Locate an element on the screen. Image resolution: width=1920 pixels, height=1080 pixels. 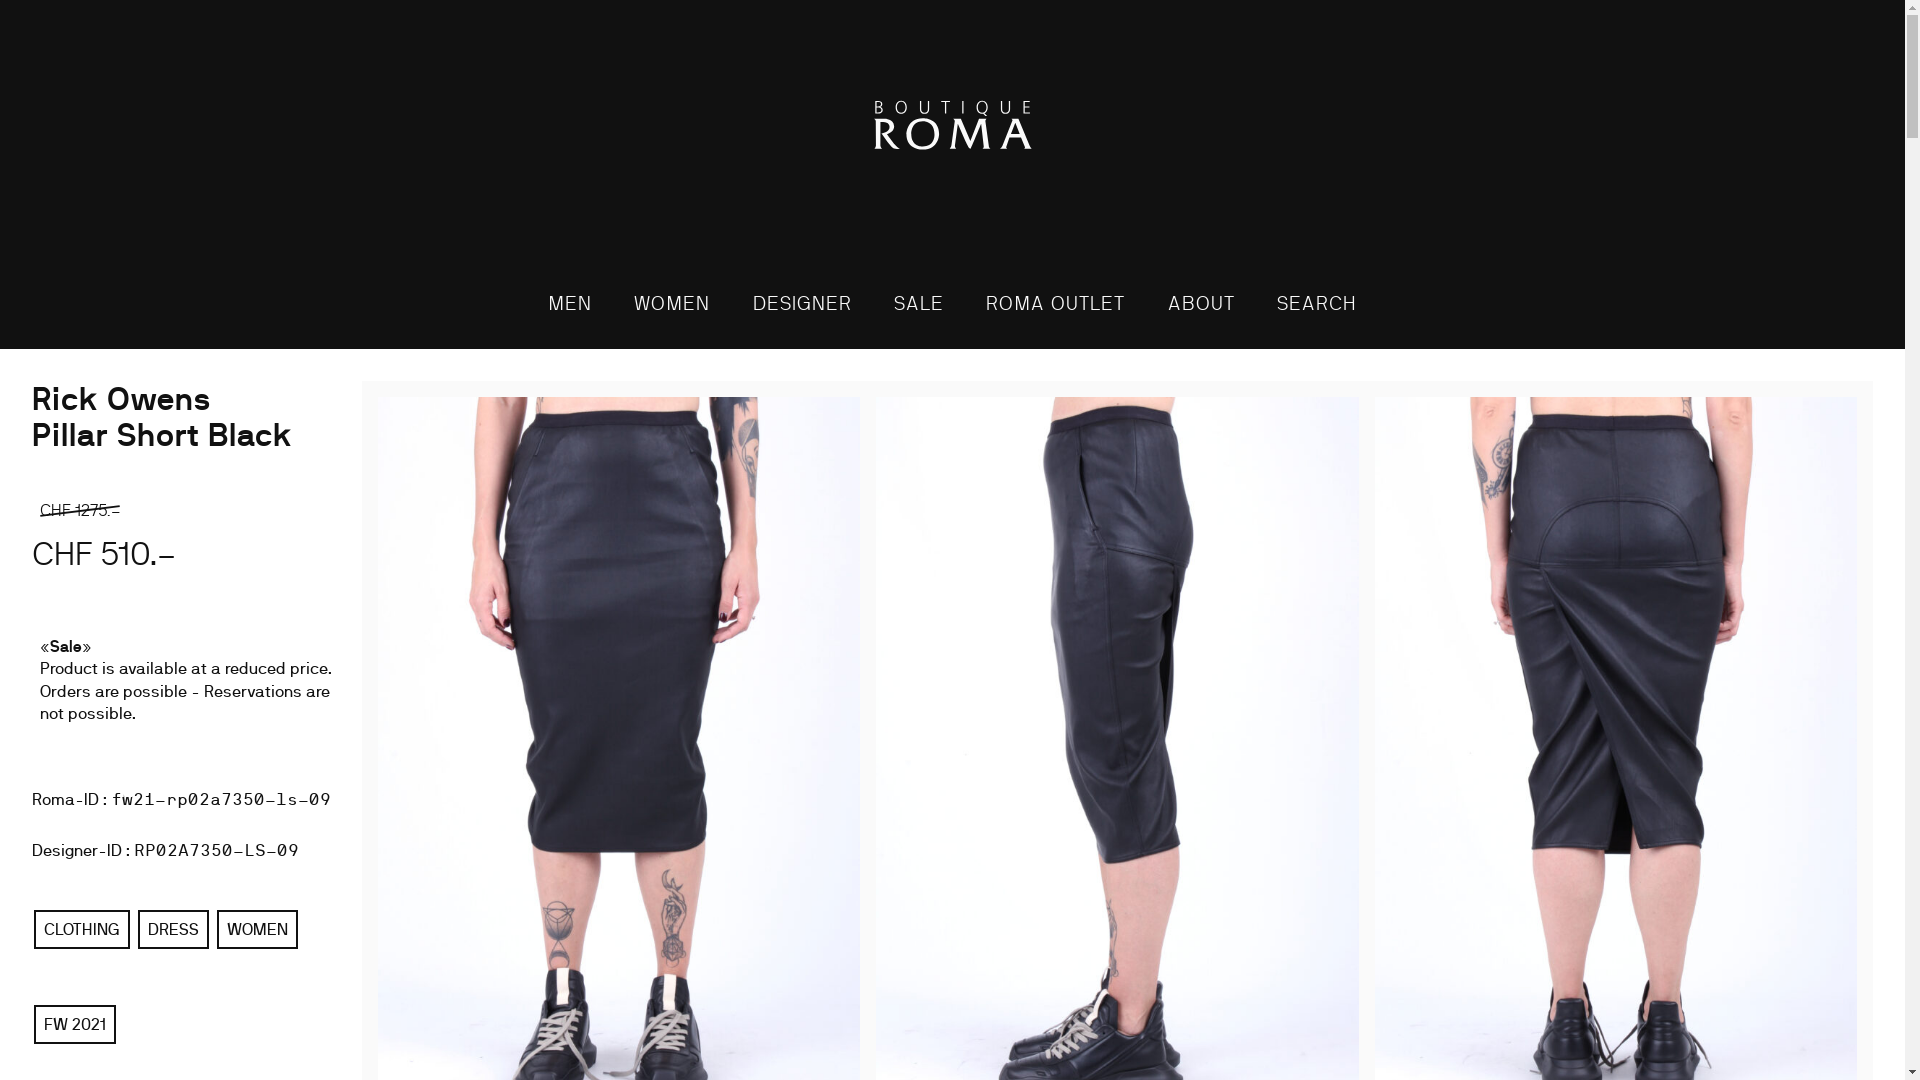
'DRESS' is located at coordinates (173, 929).